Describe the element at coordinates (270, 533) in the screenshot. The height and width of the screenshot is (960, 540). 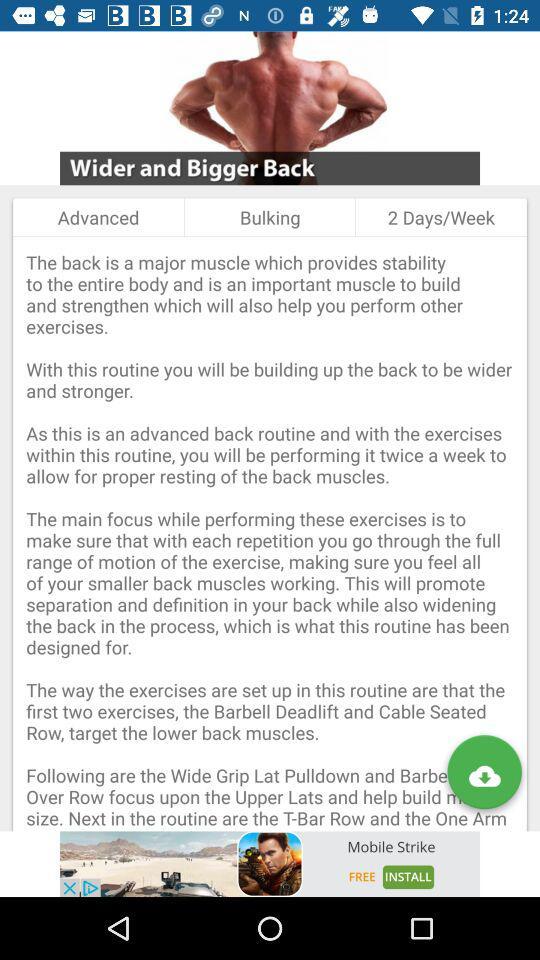
I see `item below the advanced icon` at that location.